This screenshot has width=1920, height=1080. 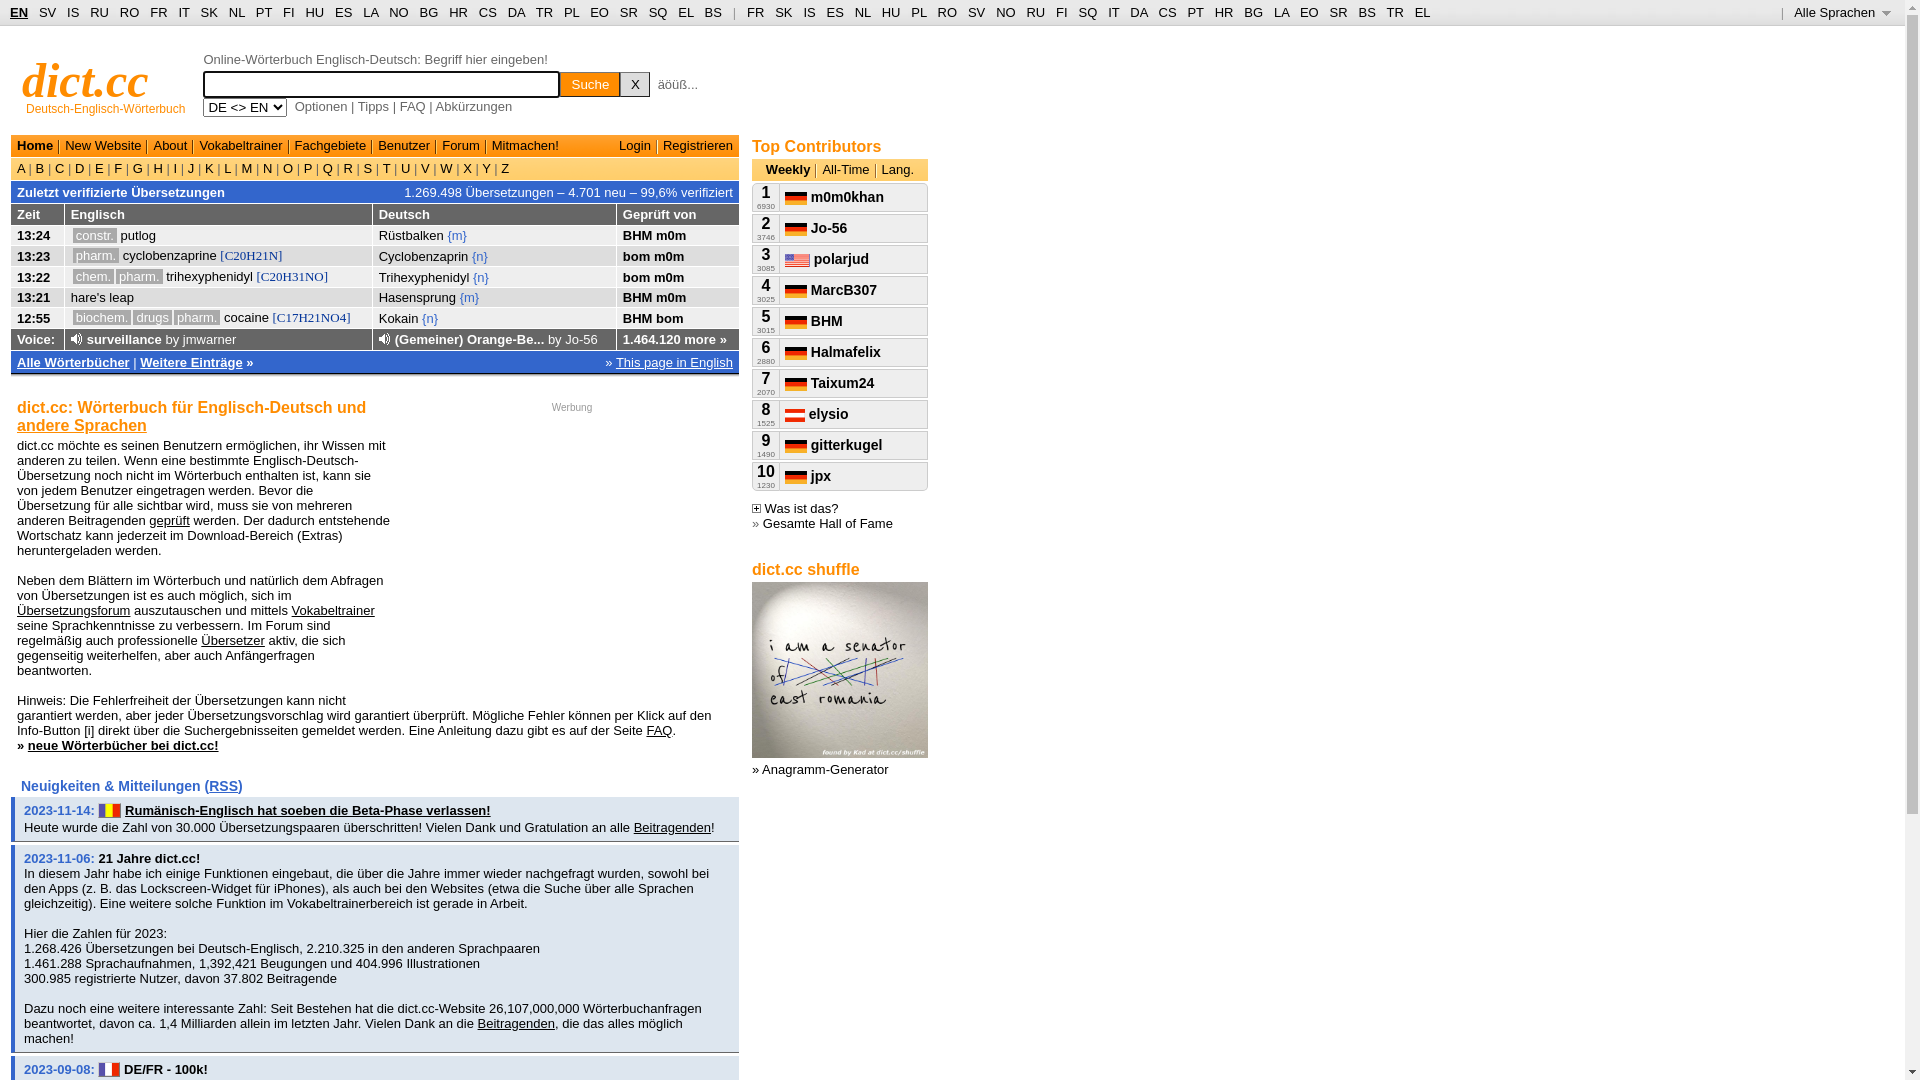 What do you see at coordinates (488, 12) in the screenshot?
I see `'CS'` at bounding box center [488, 12].